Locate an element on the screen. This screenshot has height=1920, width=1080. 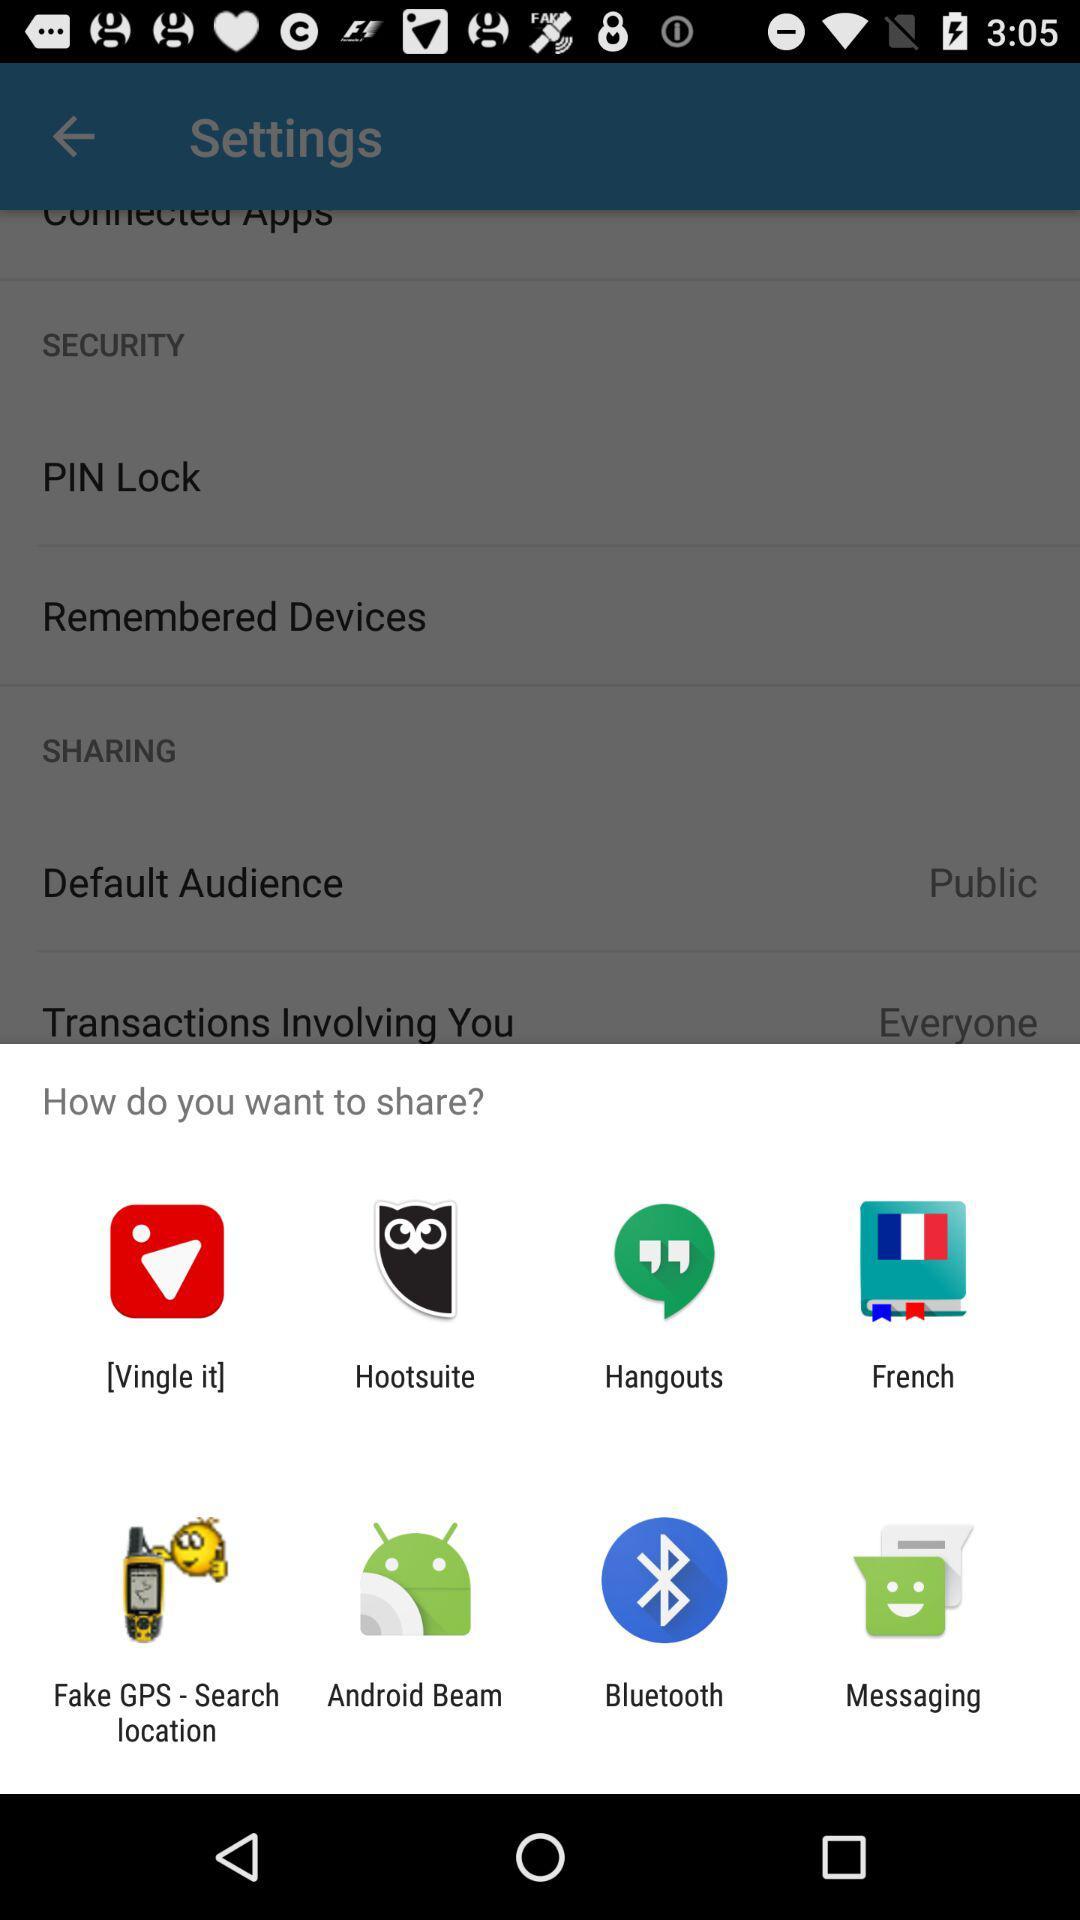
the [vingle it] app is located at coordinates (165, 1392).